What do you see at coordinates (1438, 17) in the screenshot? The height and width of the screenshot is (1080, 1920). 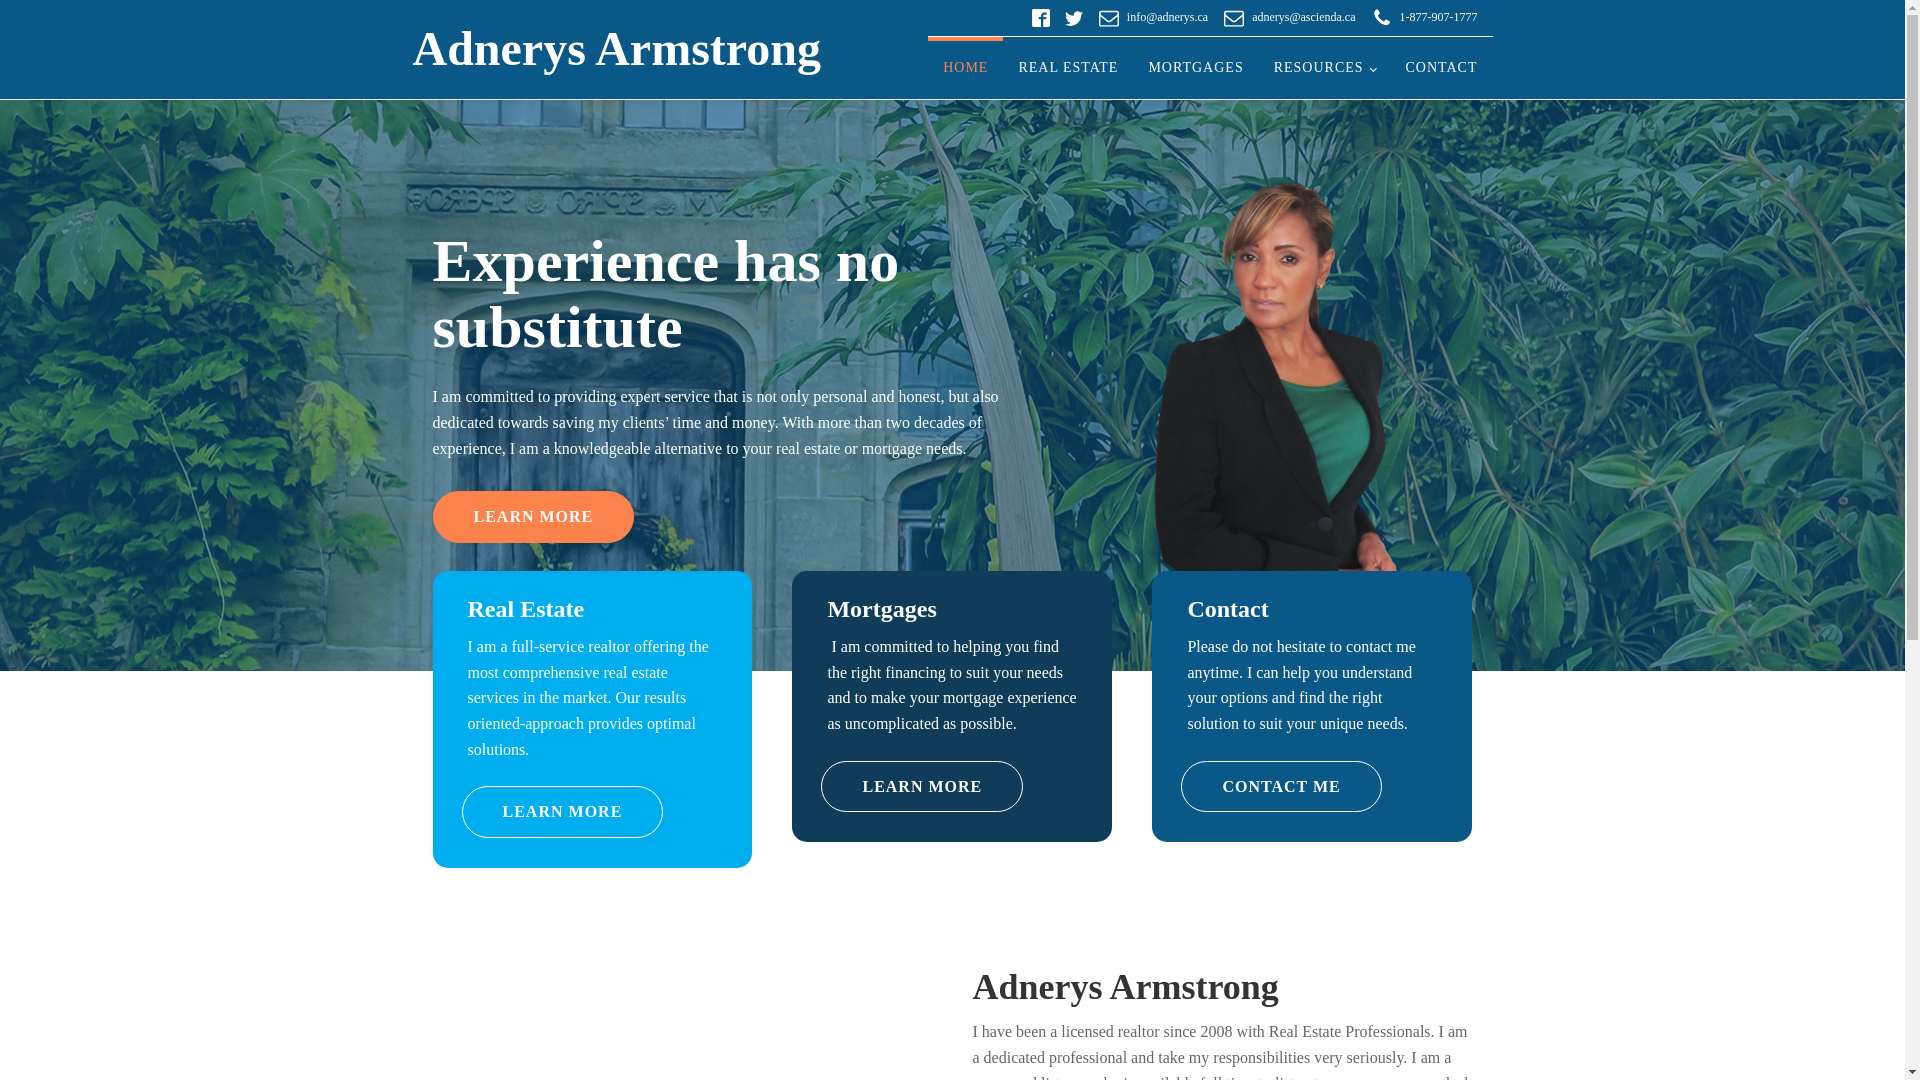 I see `'1-877-907-1777'` at bounding box center [1438, 17].